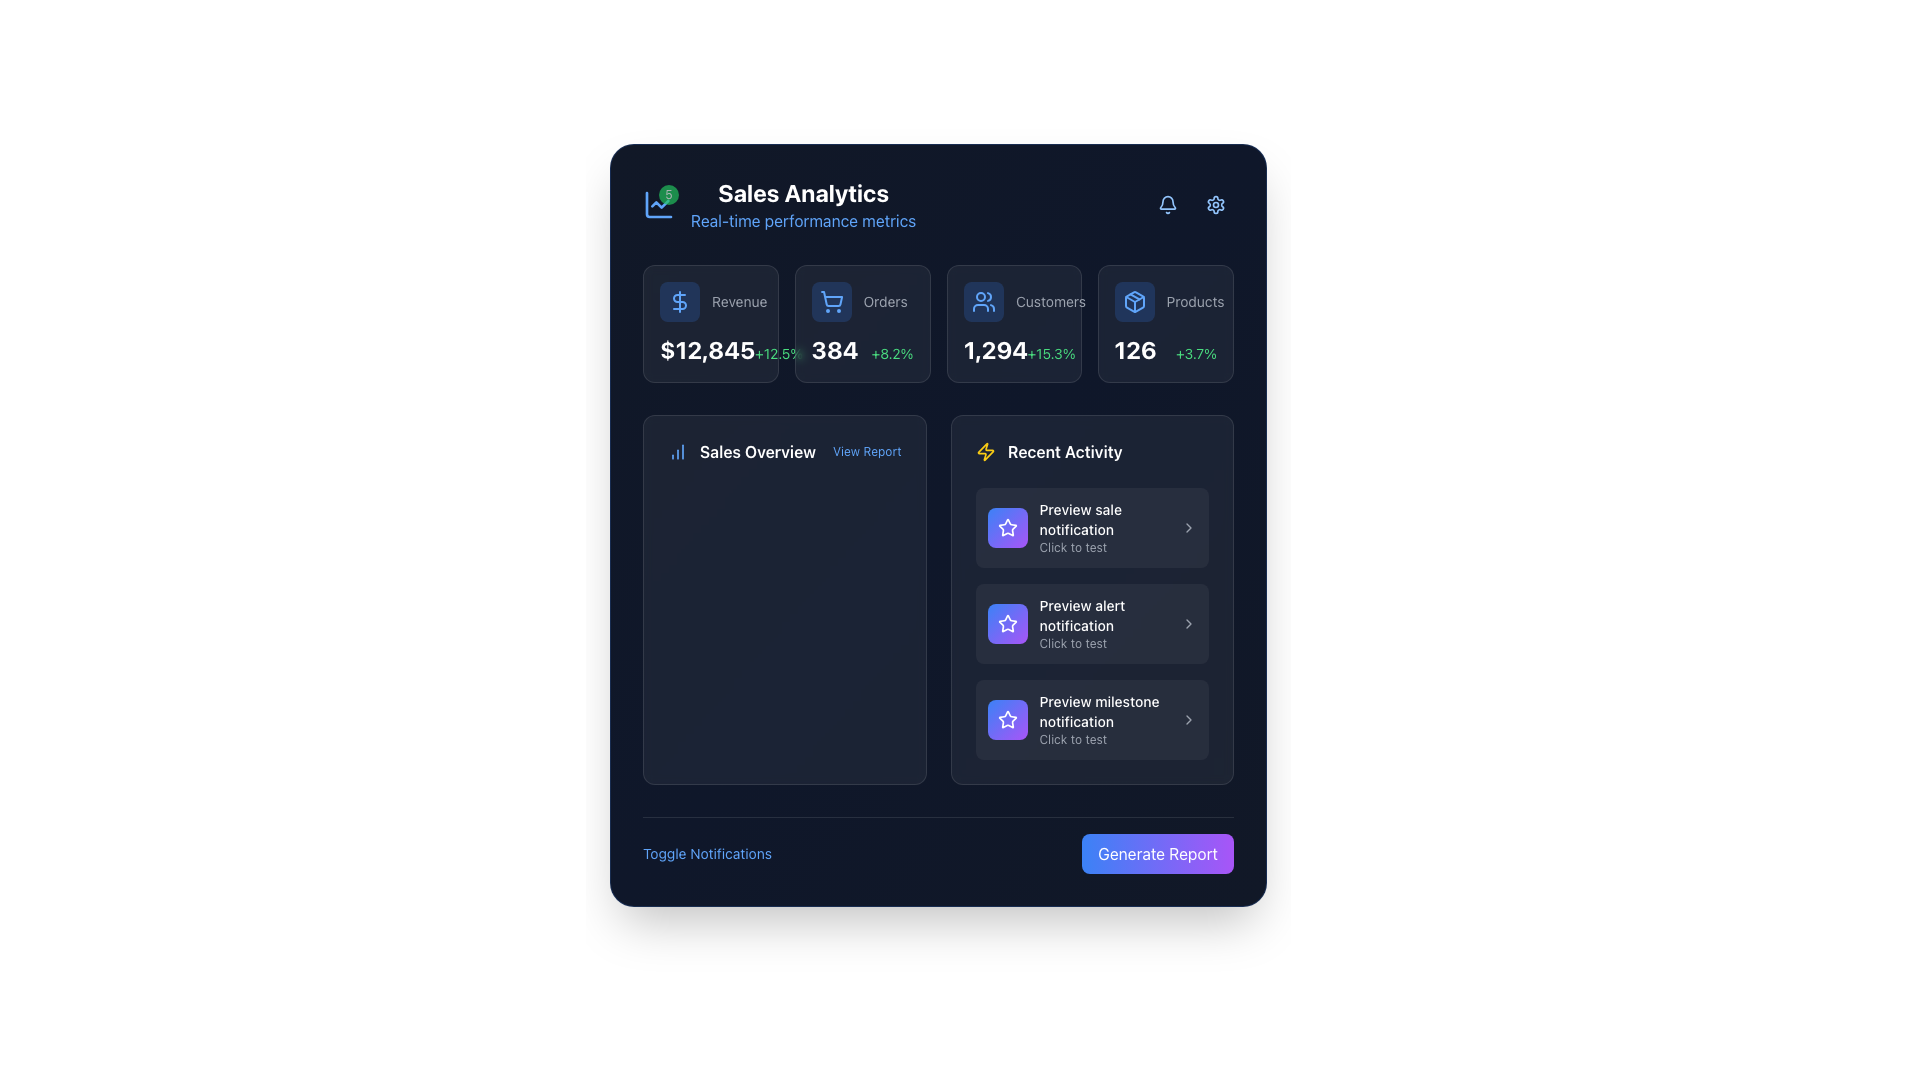 The width and height of the screenshot is (1920, 1080). I want to click on the blue gradient bell icon located at the top-right corner of the panel, so click(1167, 204).